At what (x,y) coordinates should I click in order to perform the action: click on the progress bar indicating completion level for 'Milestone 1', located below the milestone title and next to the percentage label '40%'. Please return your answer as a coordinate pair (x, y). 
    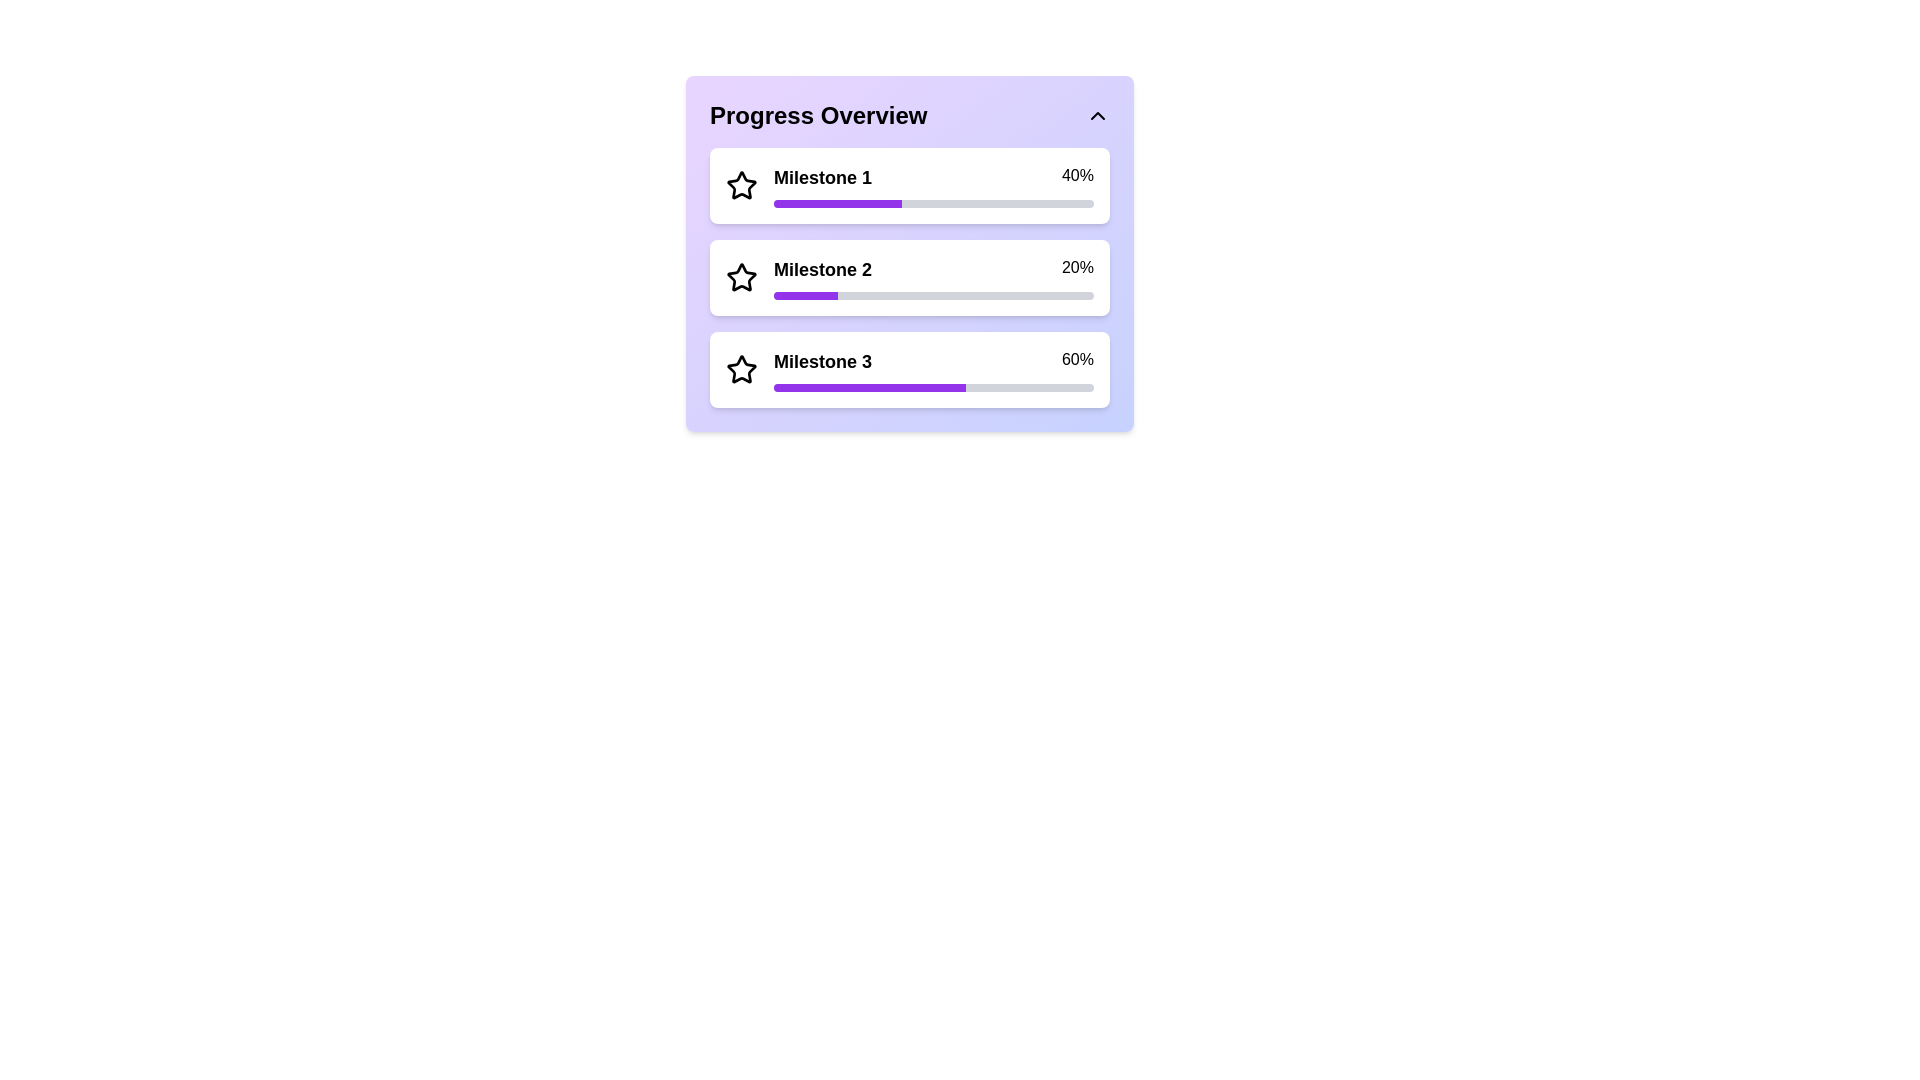
    Looking at the image, I should click on (933, 204).